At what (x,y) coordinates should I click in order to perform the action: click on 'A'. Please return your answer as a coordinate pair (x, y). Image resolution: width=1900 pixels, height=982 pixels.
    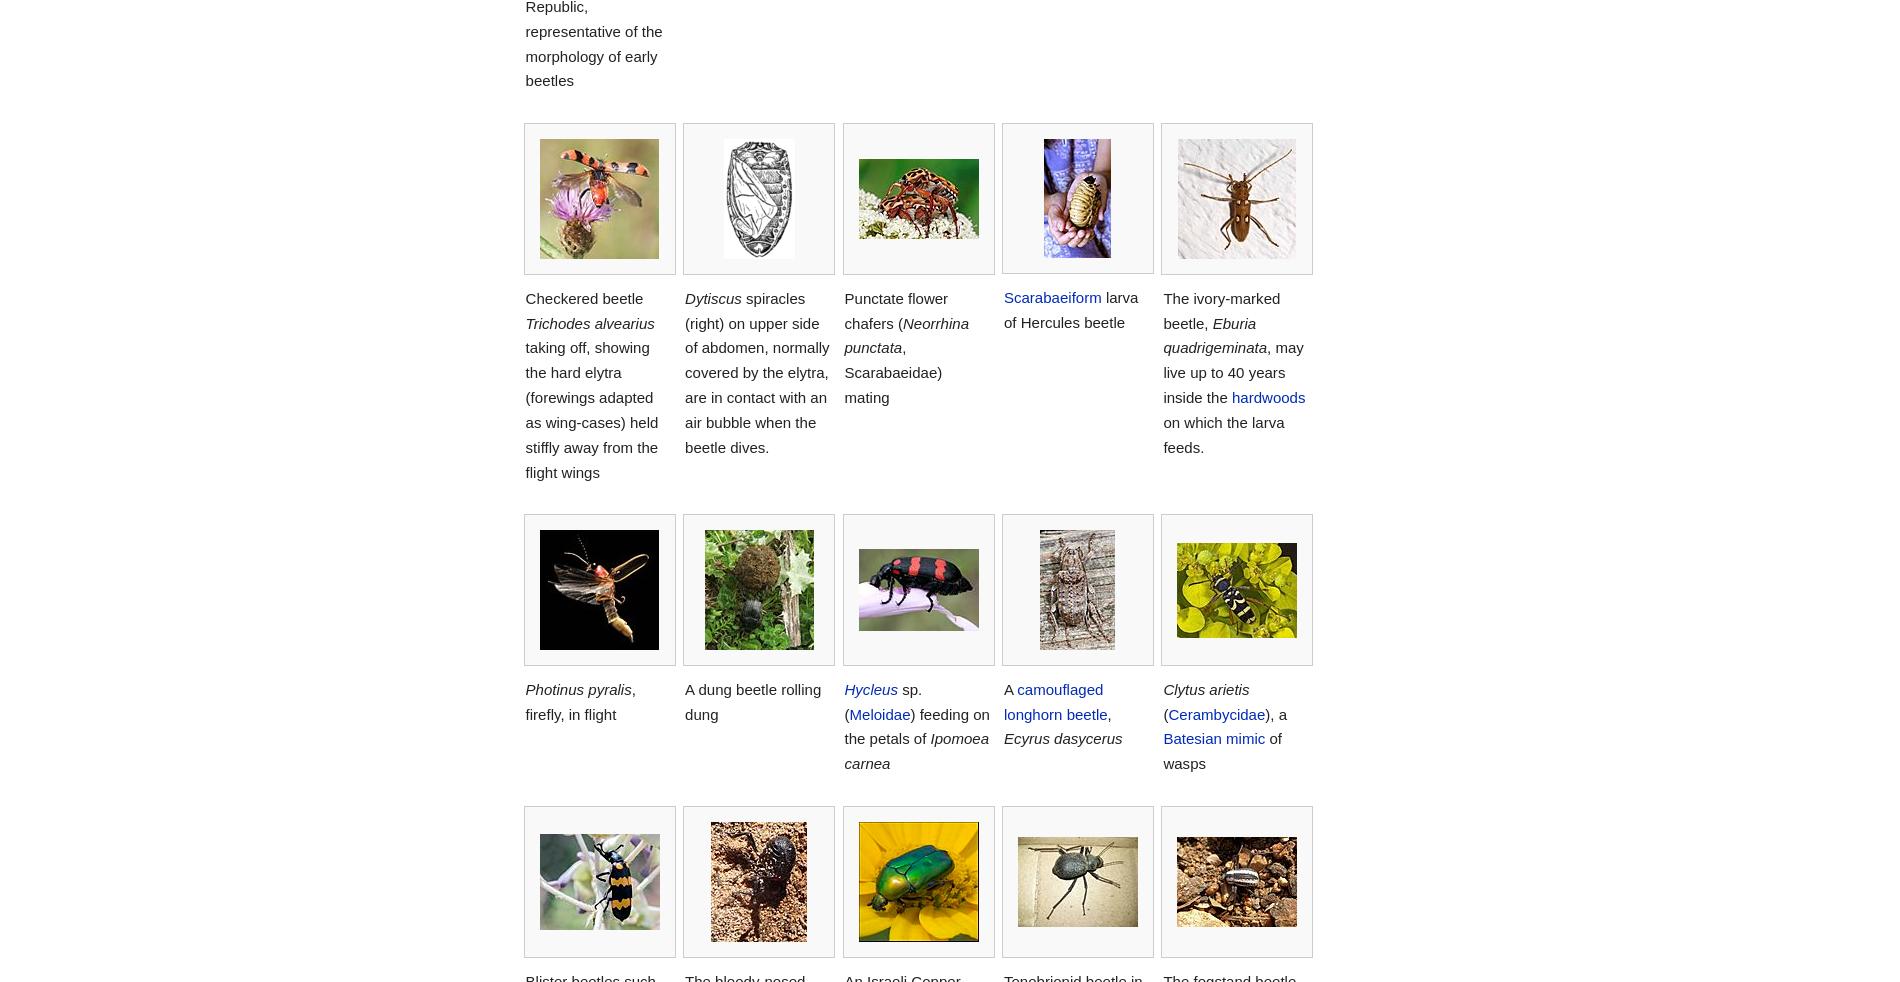
    Looking at the image, I should click on (1010, 687).